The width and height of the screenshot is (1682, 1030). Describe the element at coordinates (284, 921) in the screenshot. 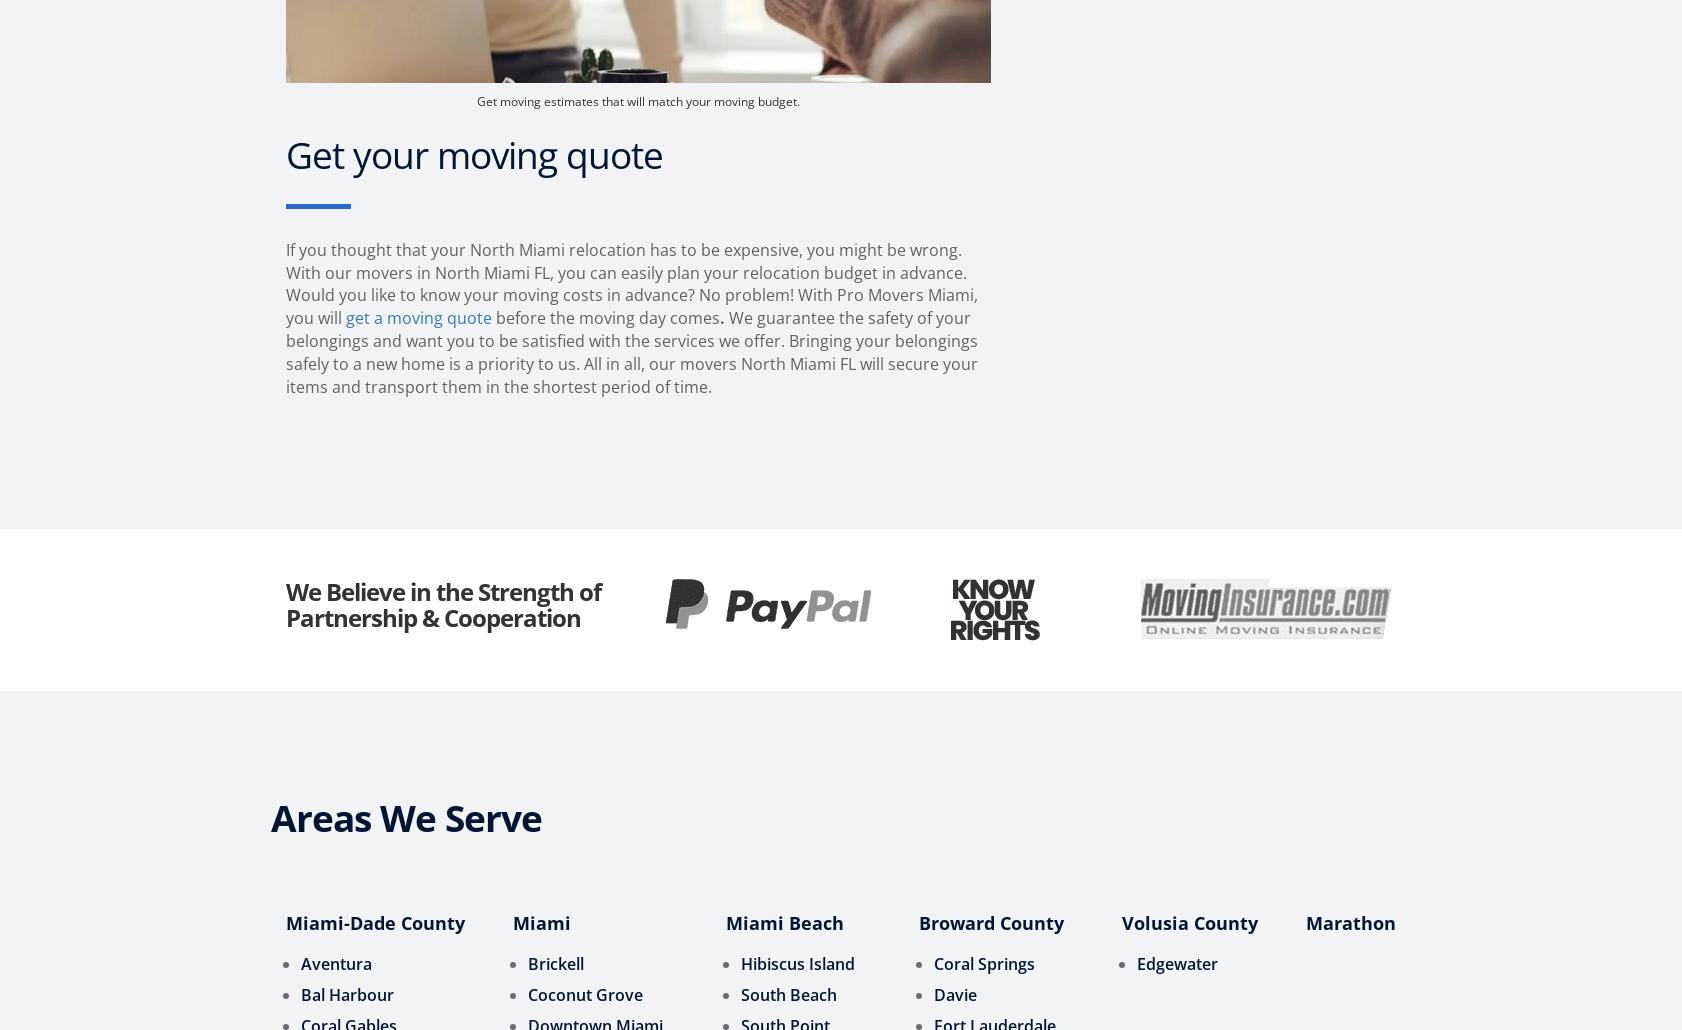

I see `'Miami-Dade County'` at that location.